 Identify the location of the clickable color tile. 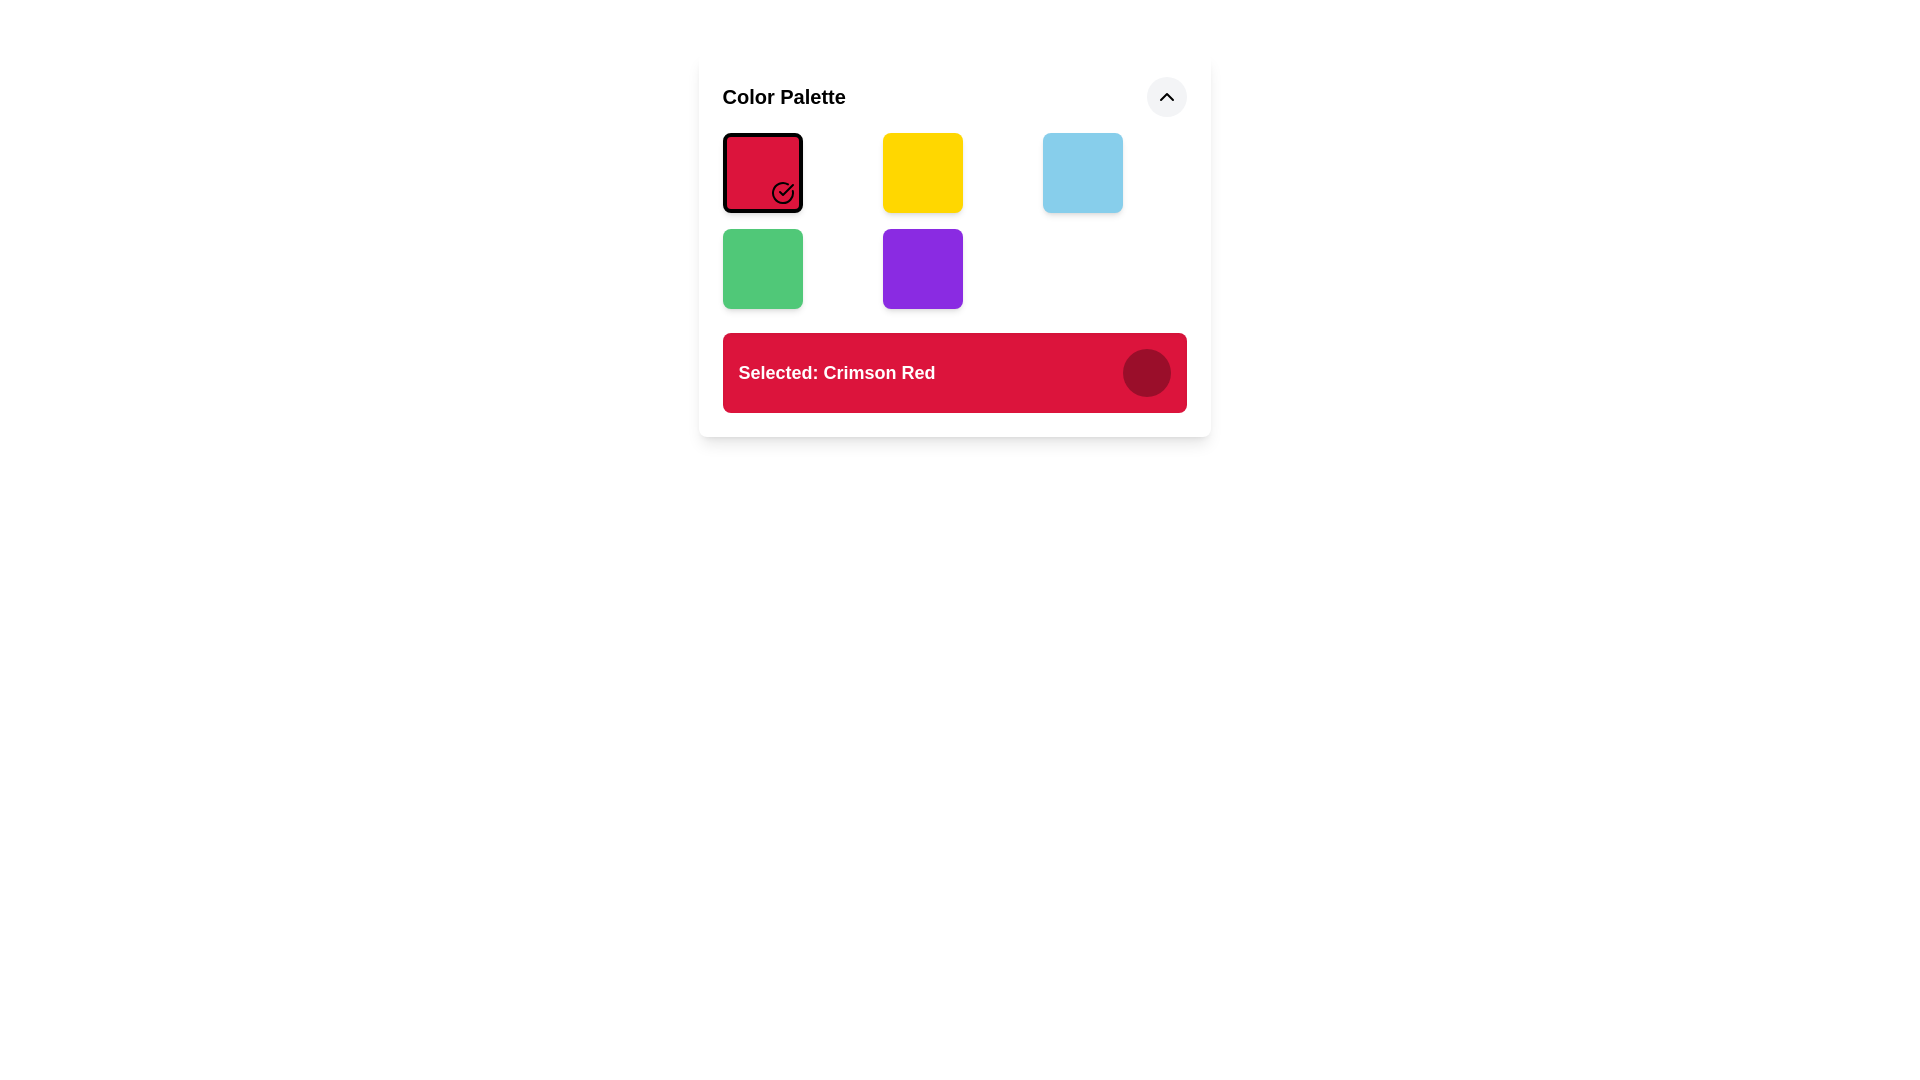
(953, 244).